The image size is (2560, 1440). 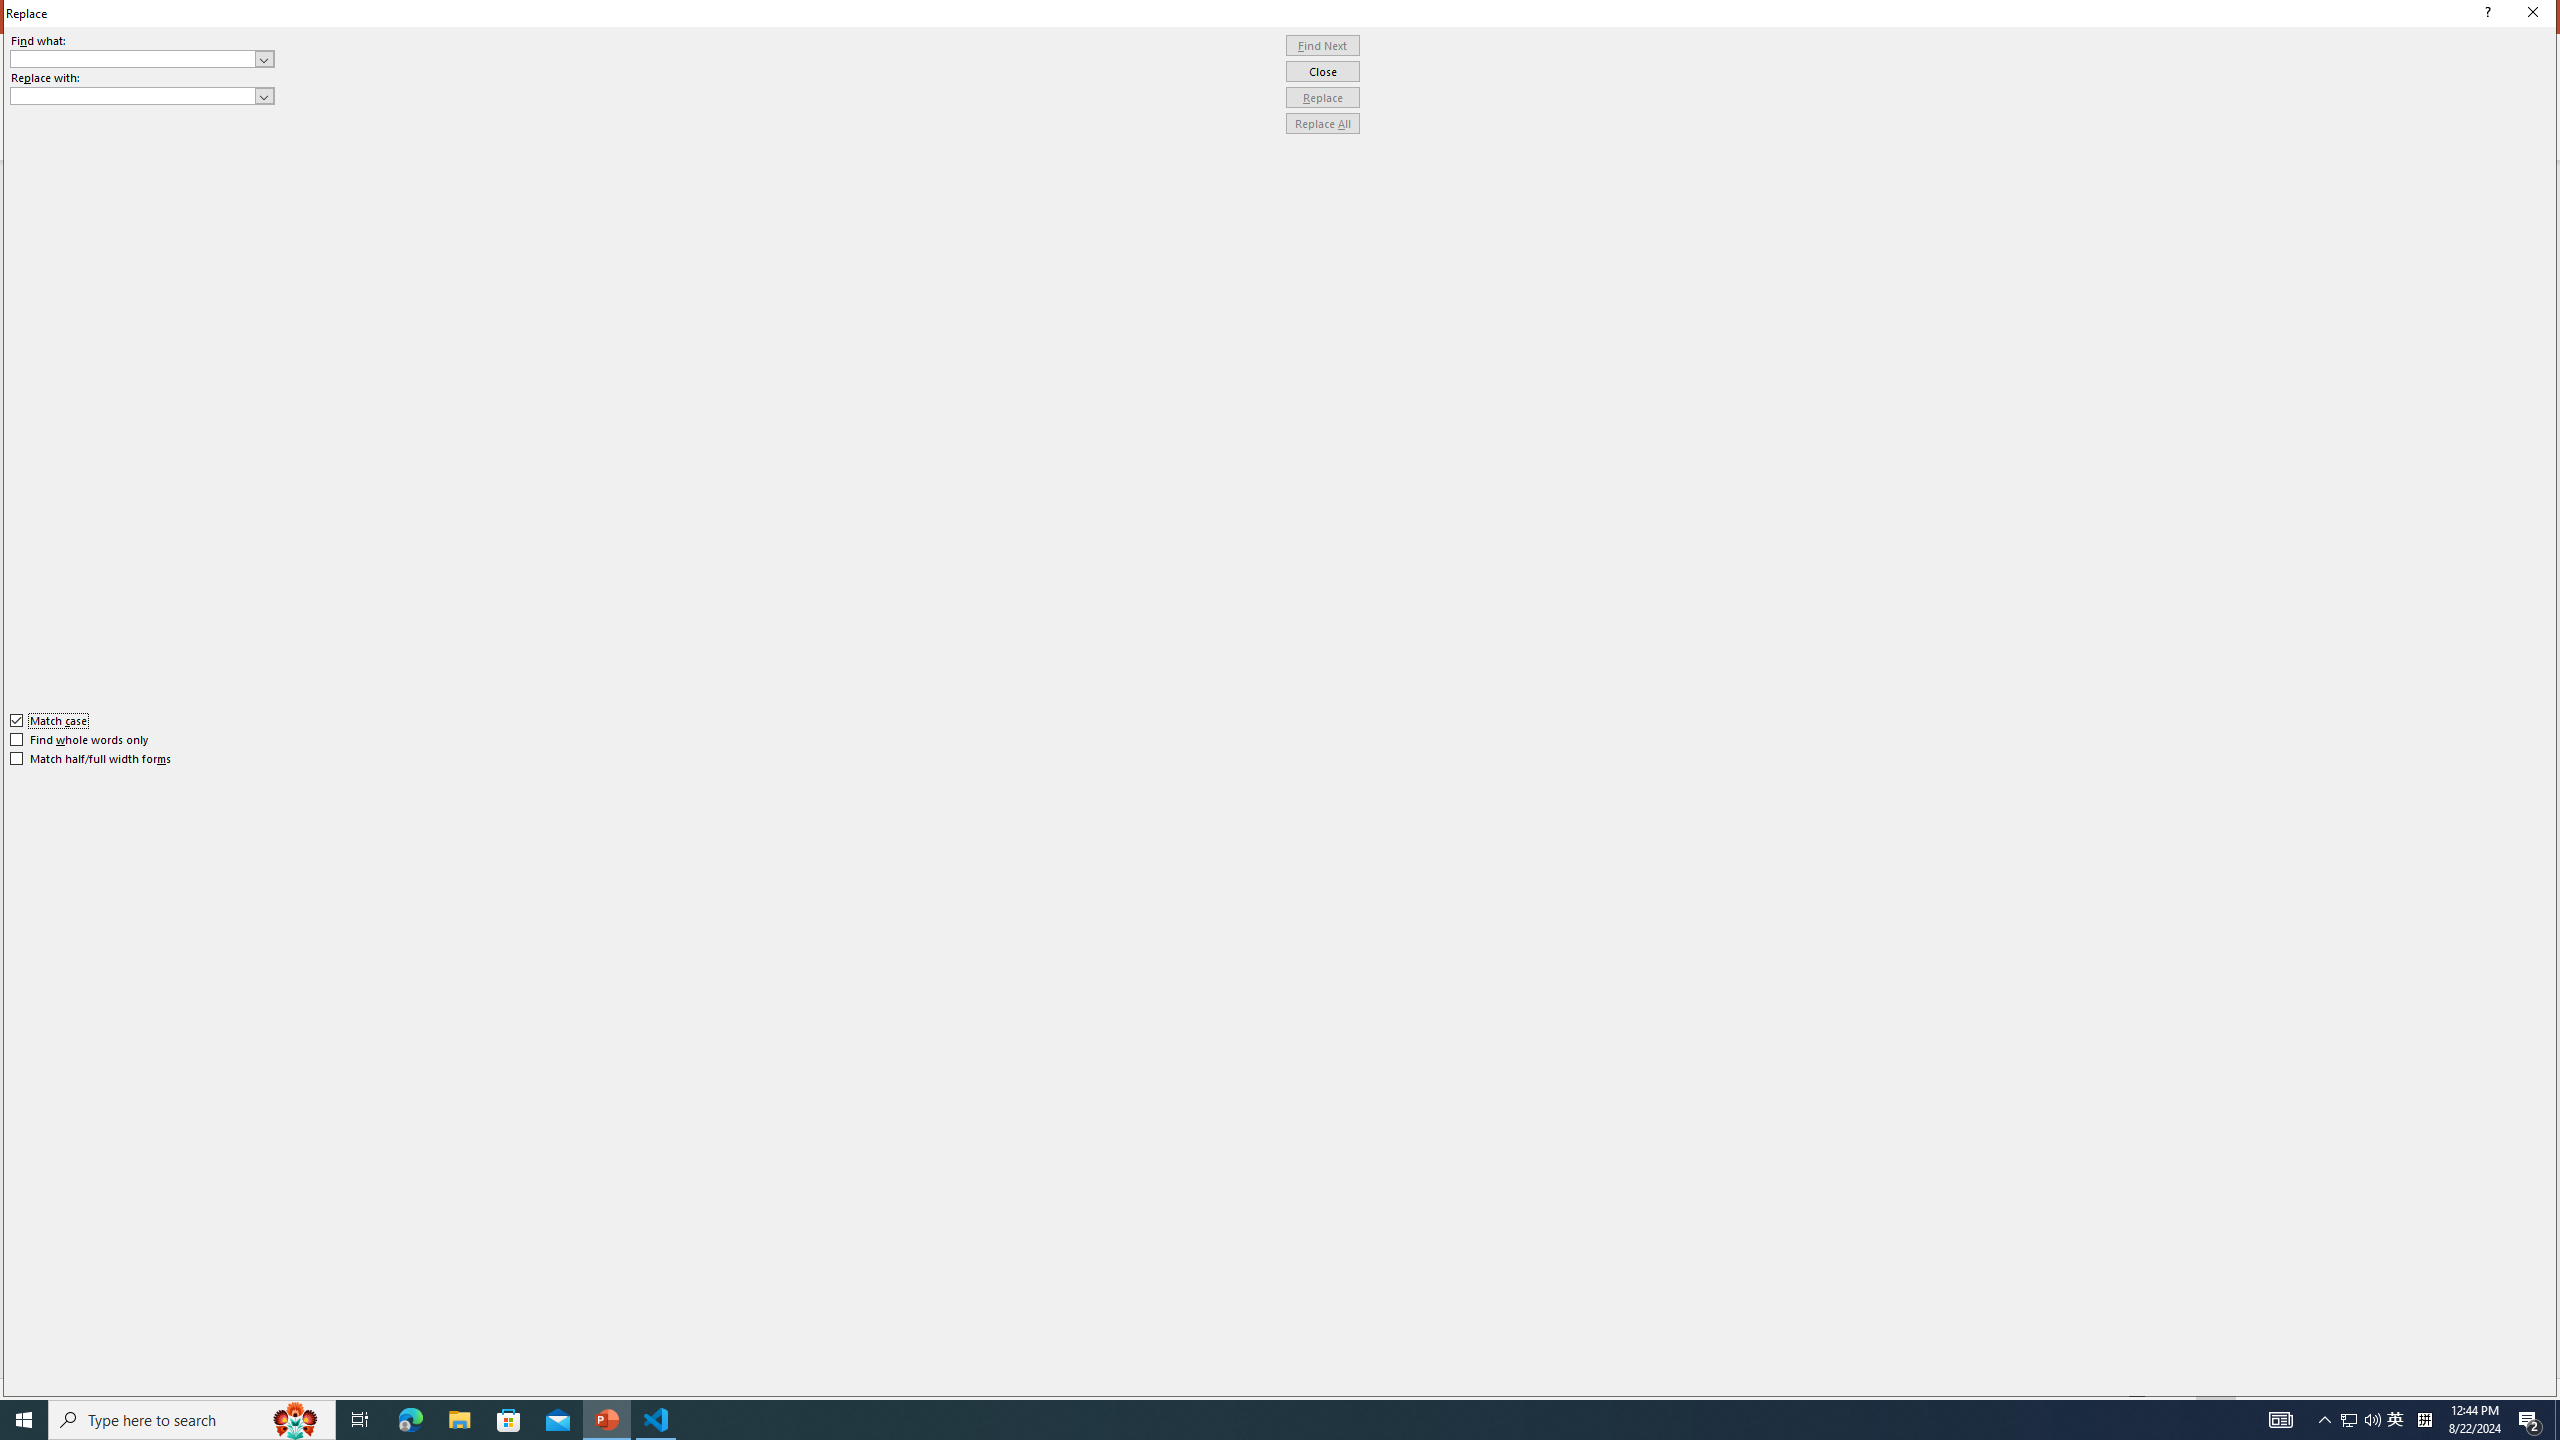 I want to click on 'Match half/full width forms', so click(x=91, y=758).